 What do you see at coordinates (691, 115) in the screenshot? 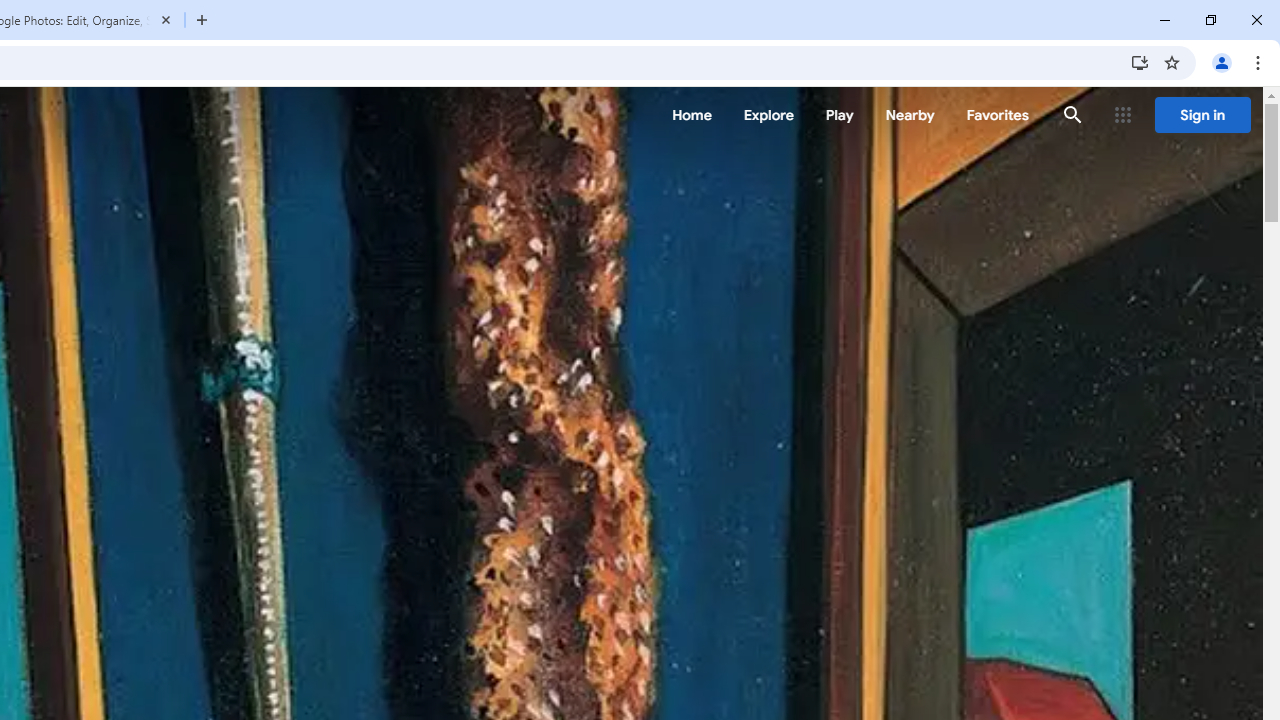
I see `'Home'` at bounding box center [691, 115].